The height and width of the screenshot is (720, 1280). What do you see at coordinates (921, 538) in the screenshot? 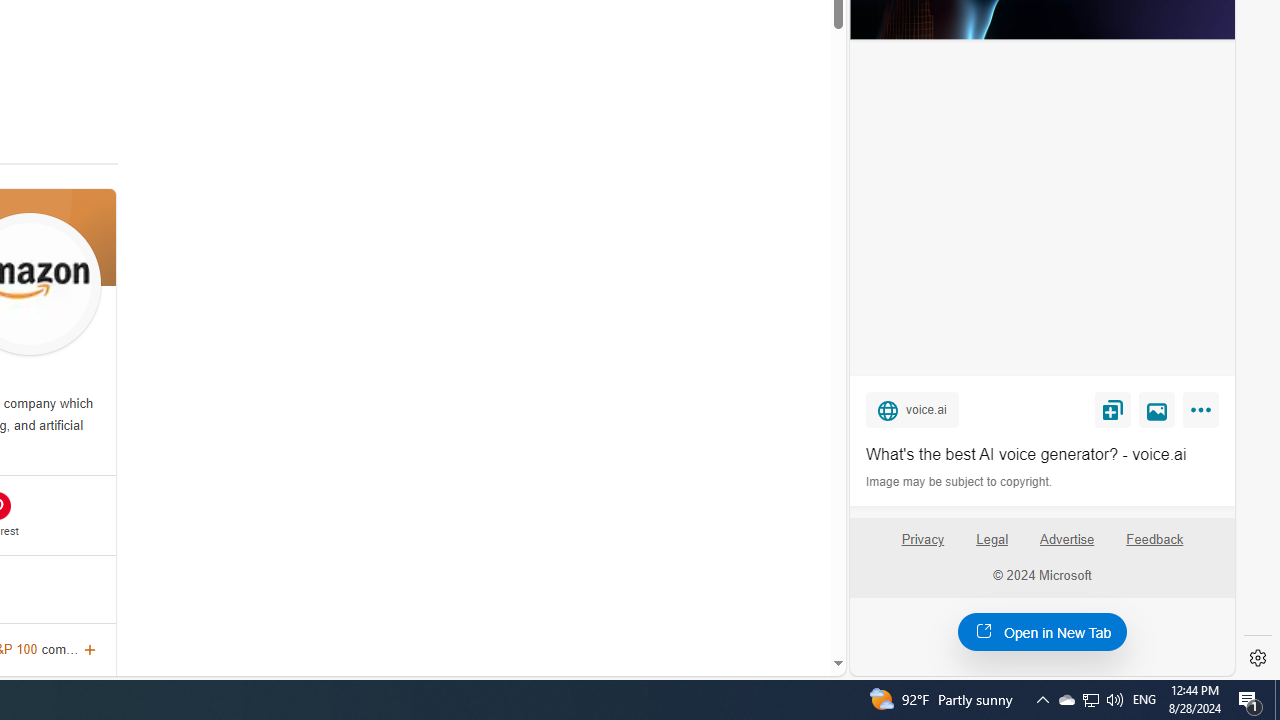
I see `'Privacy'` at bounding box center [921, 538].